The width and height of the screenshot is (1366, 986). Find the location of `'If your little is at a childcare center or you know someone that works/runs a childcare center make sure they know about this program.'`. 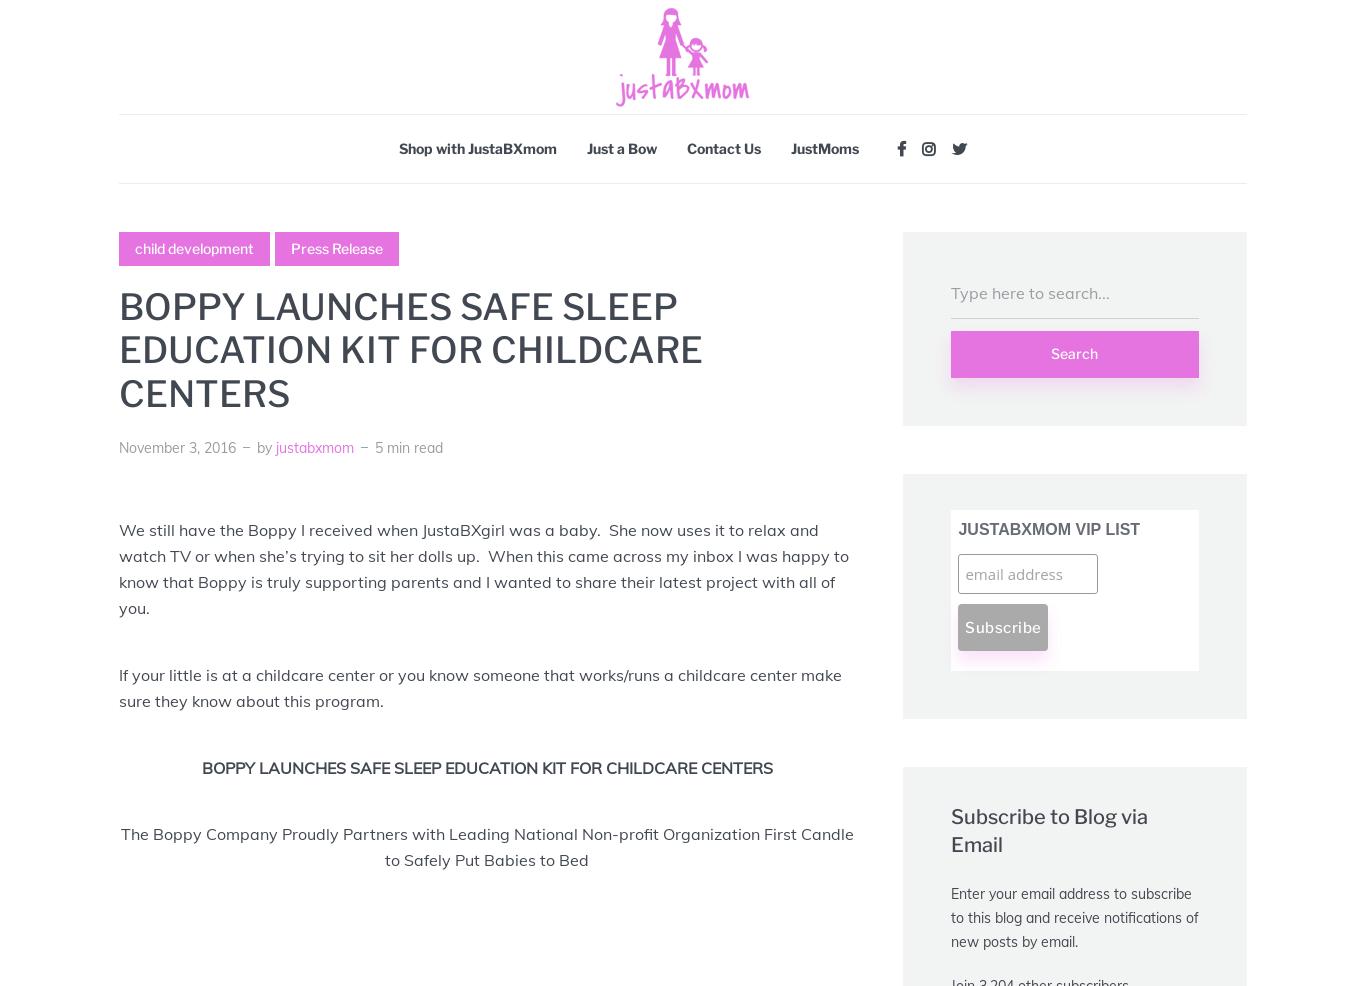

'If your little is at a childcare center or you know someone that works/runs a childcare center make sure they know about this program.' is located at coordinates (480, 686).